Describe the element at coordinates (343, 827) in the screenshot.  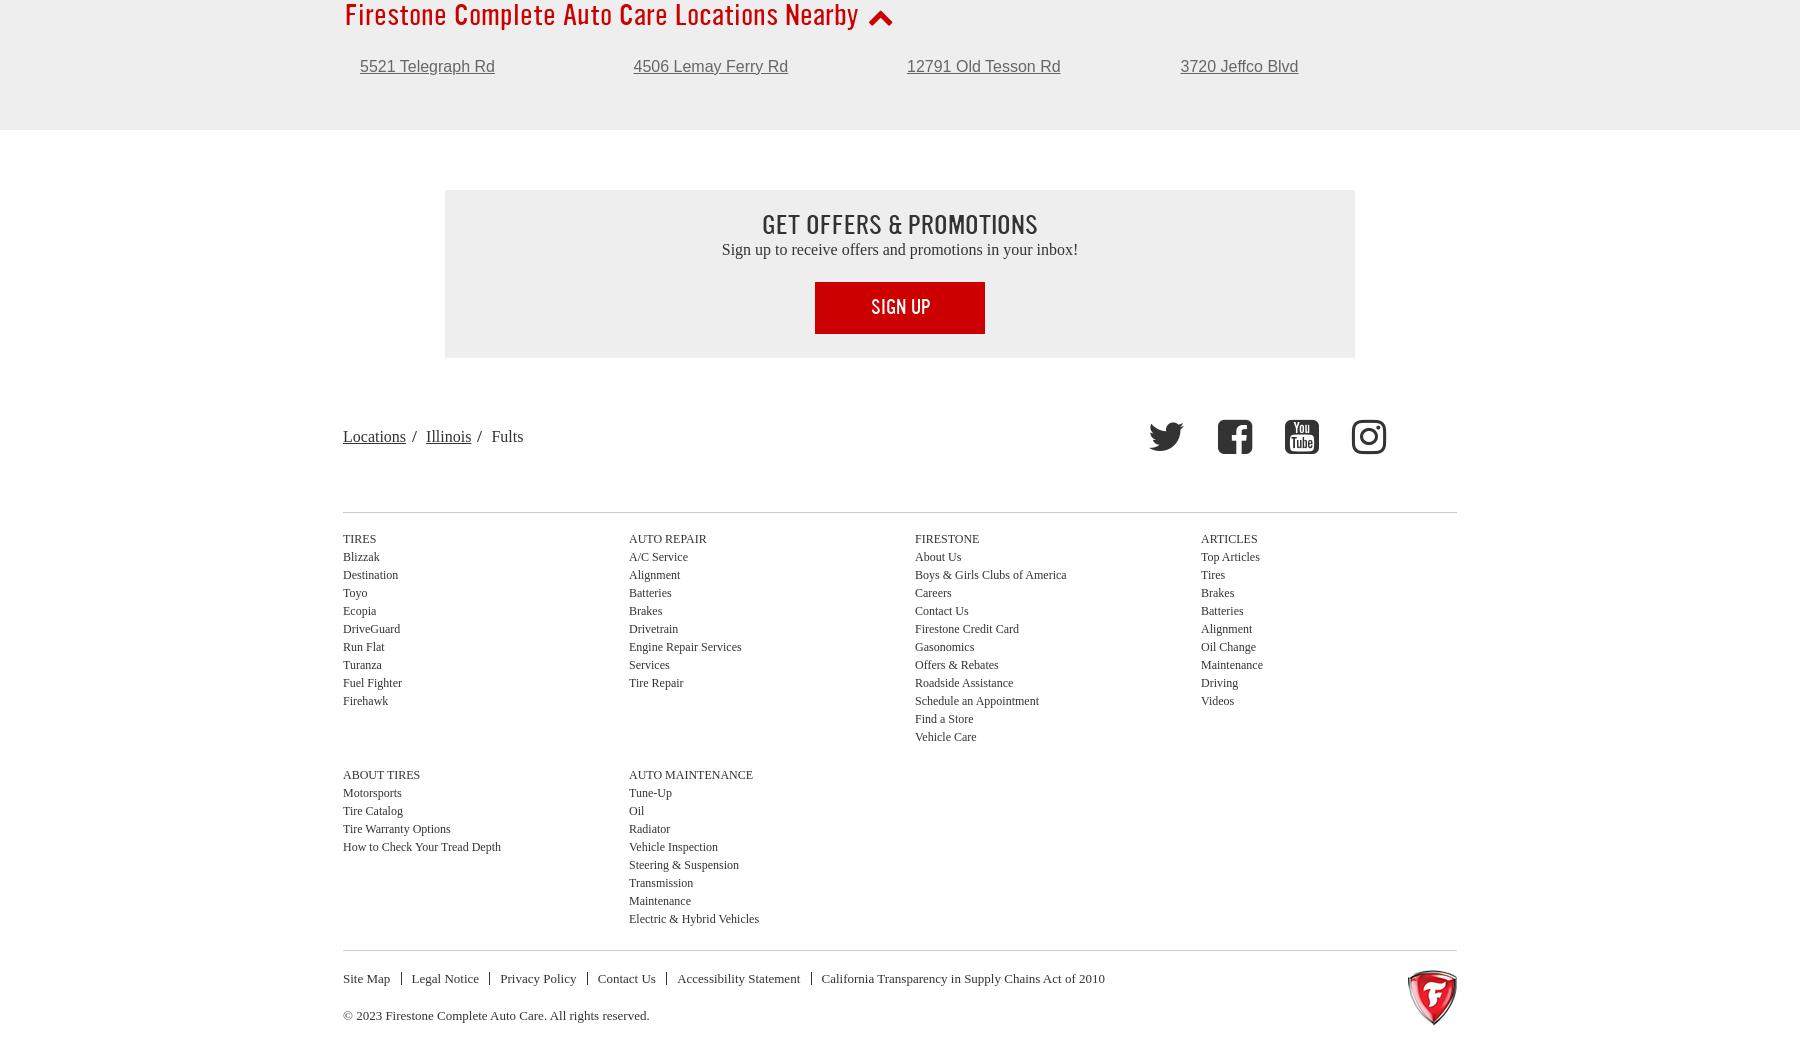
I see `'Tire Warranty Options'` at that location.